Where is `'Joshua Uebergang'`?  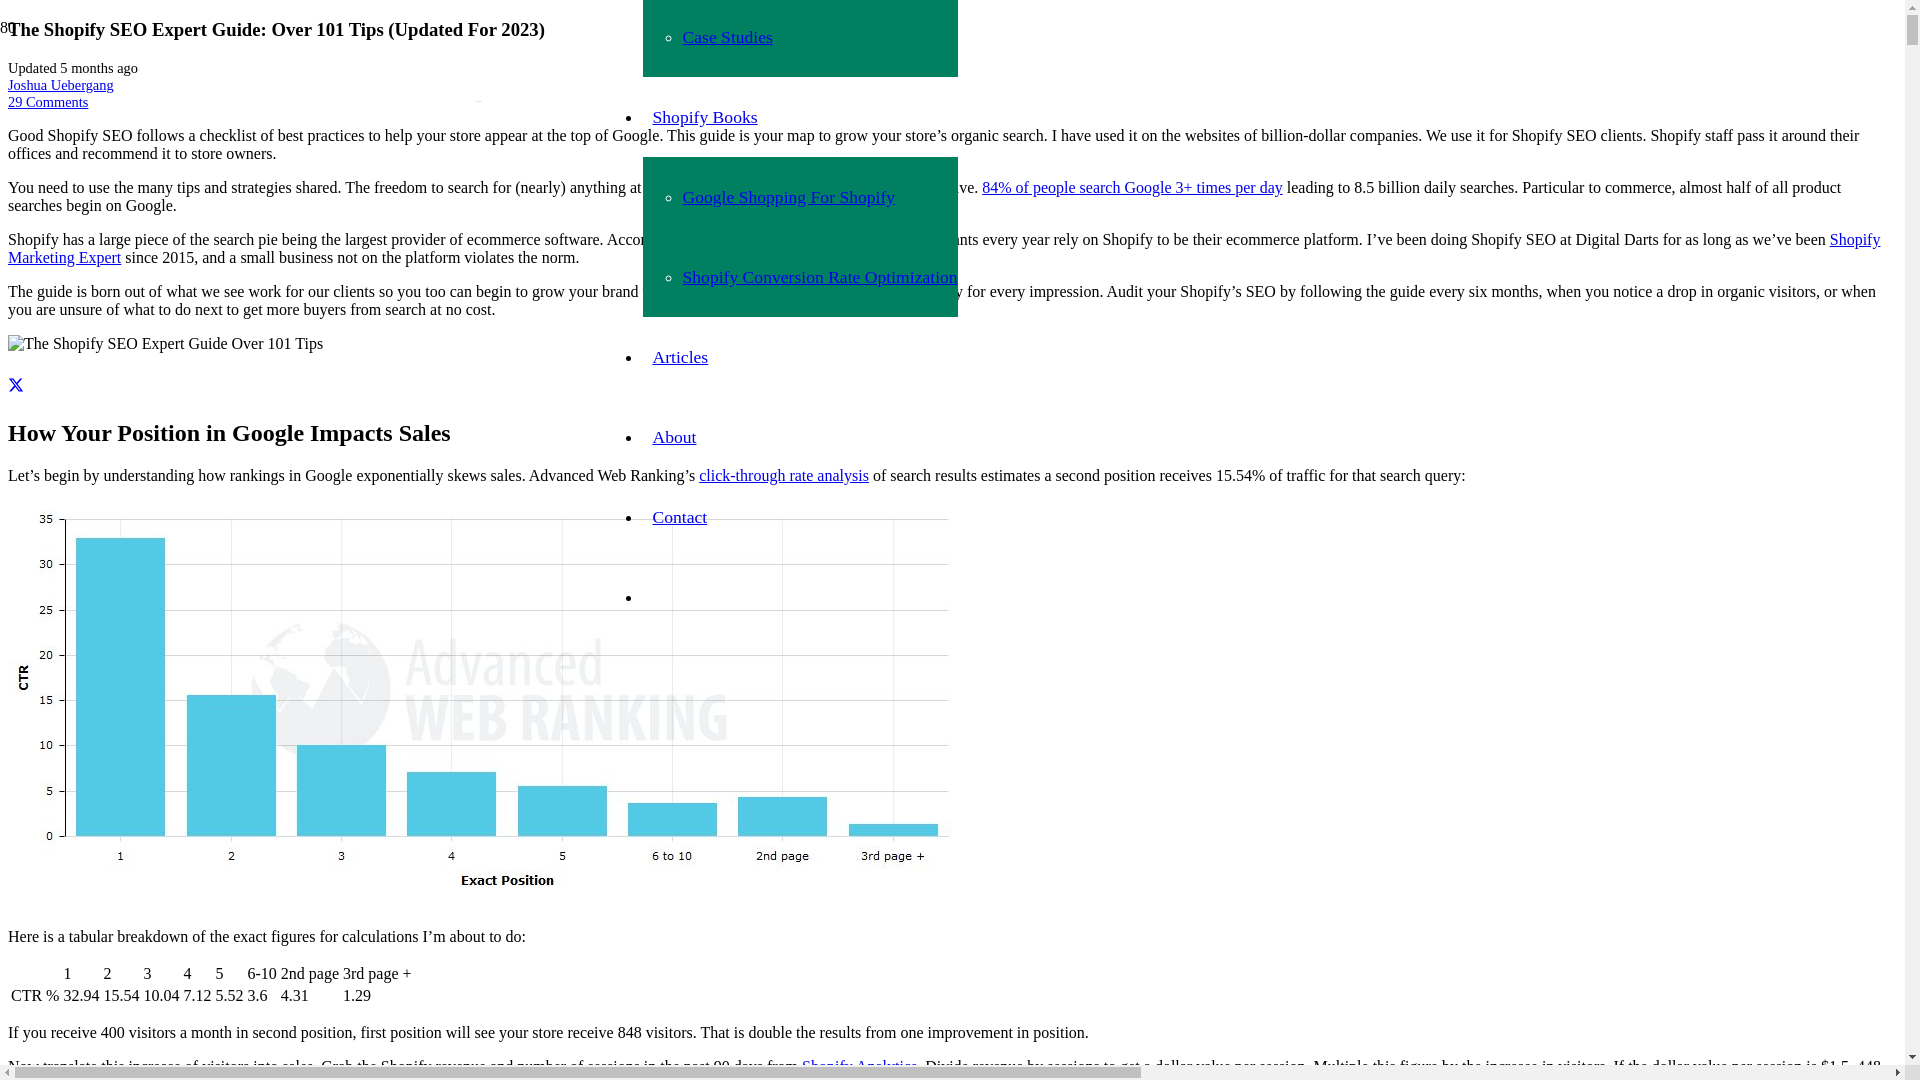 'Joshua Uebergang' is located at coordinates (61, 83).